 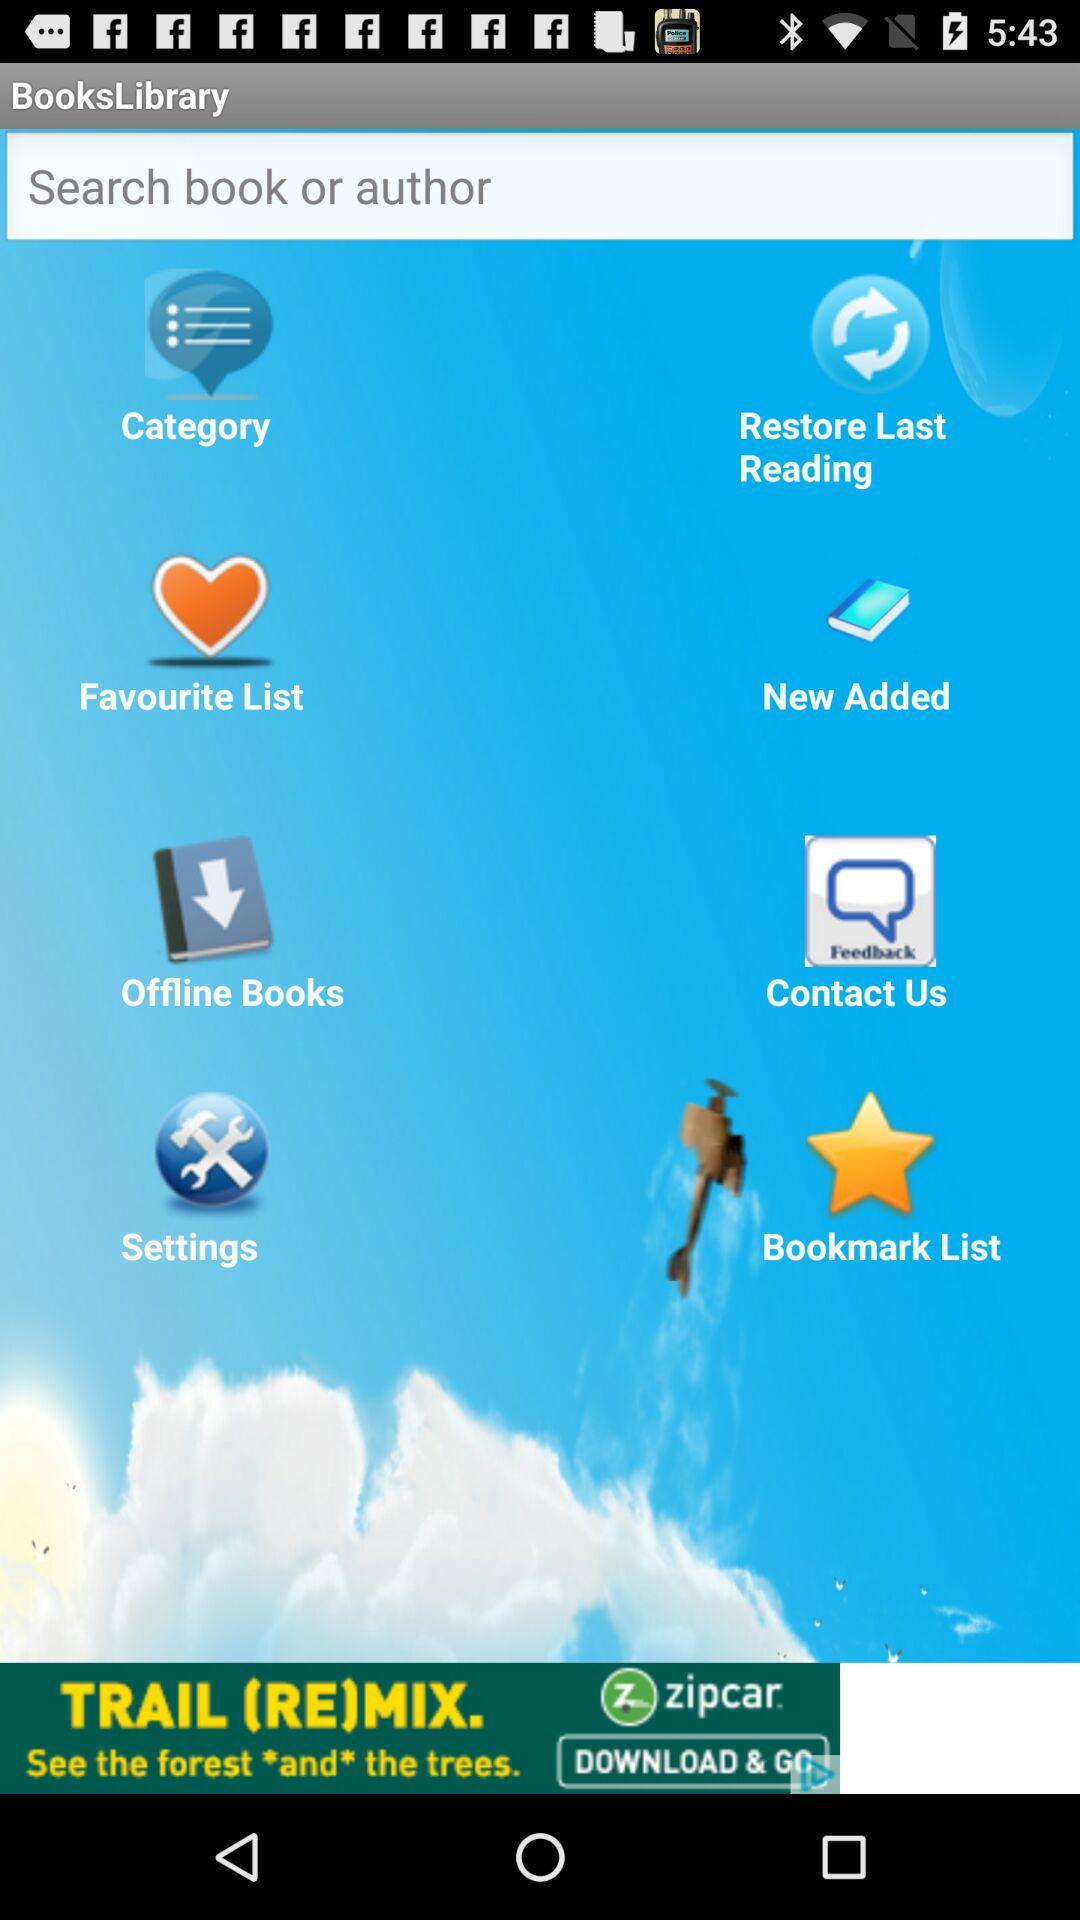 I want to click on the avatar icon, so click(x=869, y=964).